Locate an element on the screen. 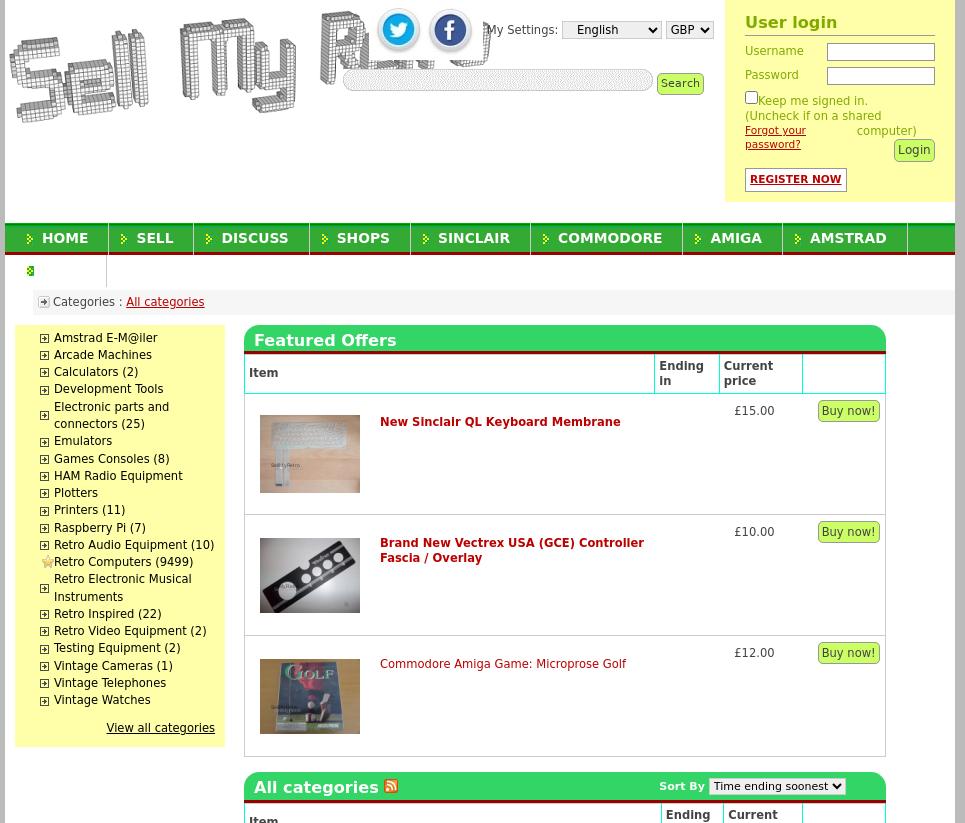 Image resolution: width=965 pixels, height=823 pixels. 'Calculators (2)' is located at coordinates (95, 371).